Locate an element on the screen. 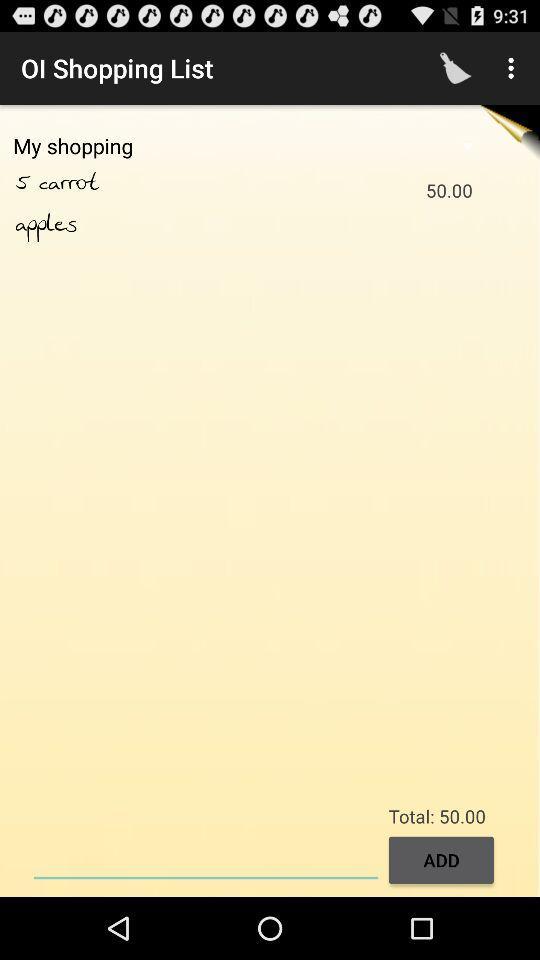 Image resolution: width=540 pixels, height=960 pixels. icon next to the 50.00 is located at coordinates (46, 224).